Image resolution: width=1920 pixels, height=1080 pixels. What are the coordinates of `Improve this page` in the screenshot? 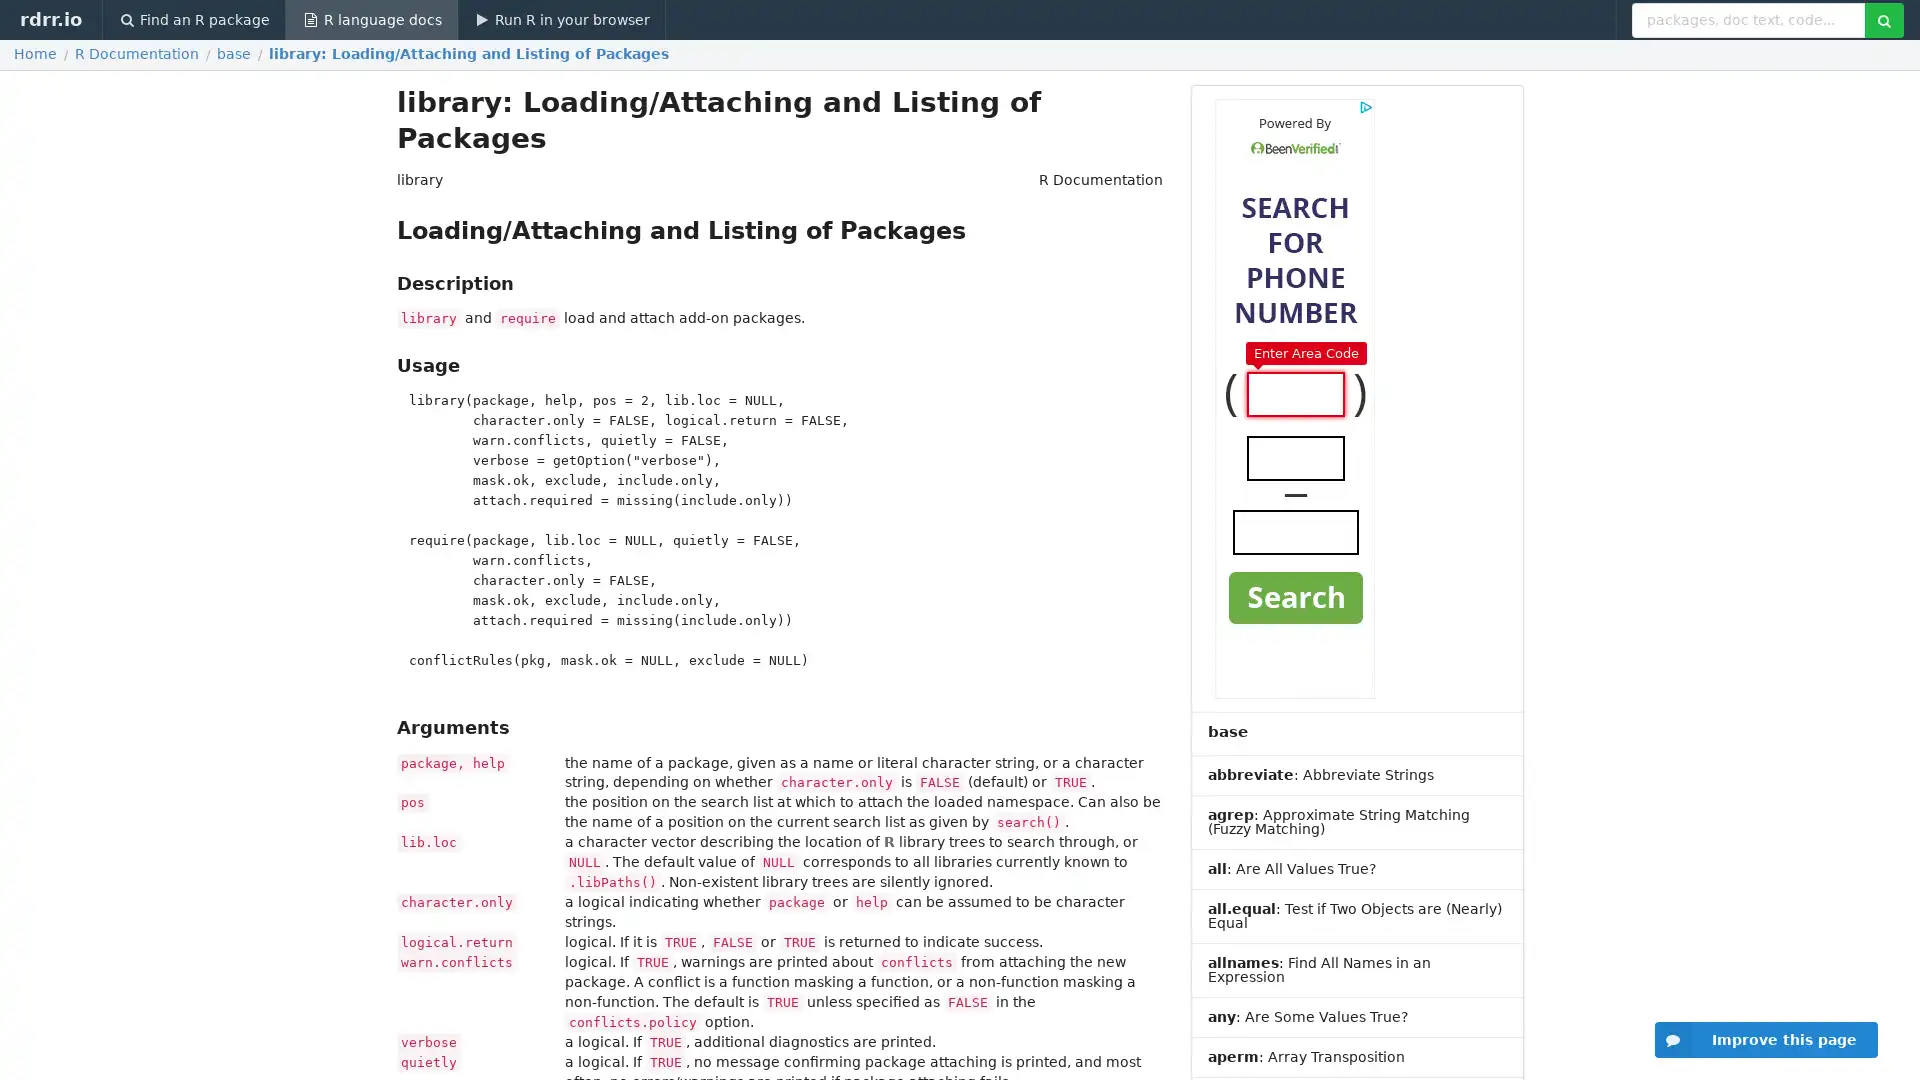 It's located at (1766, 1039).